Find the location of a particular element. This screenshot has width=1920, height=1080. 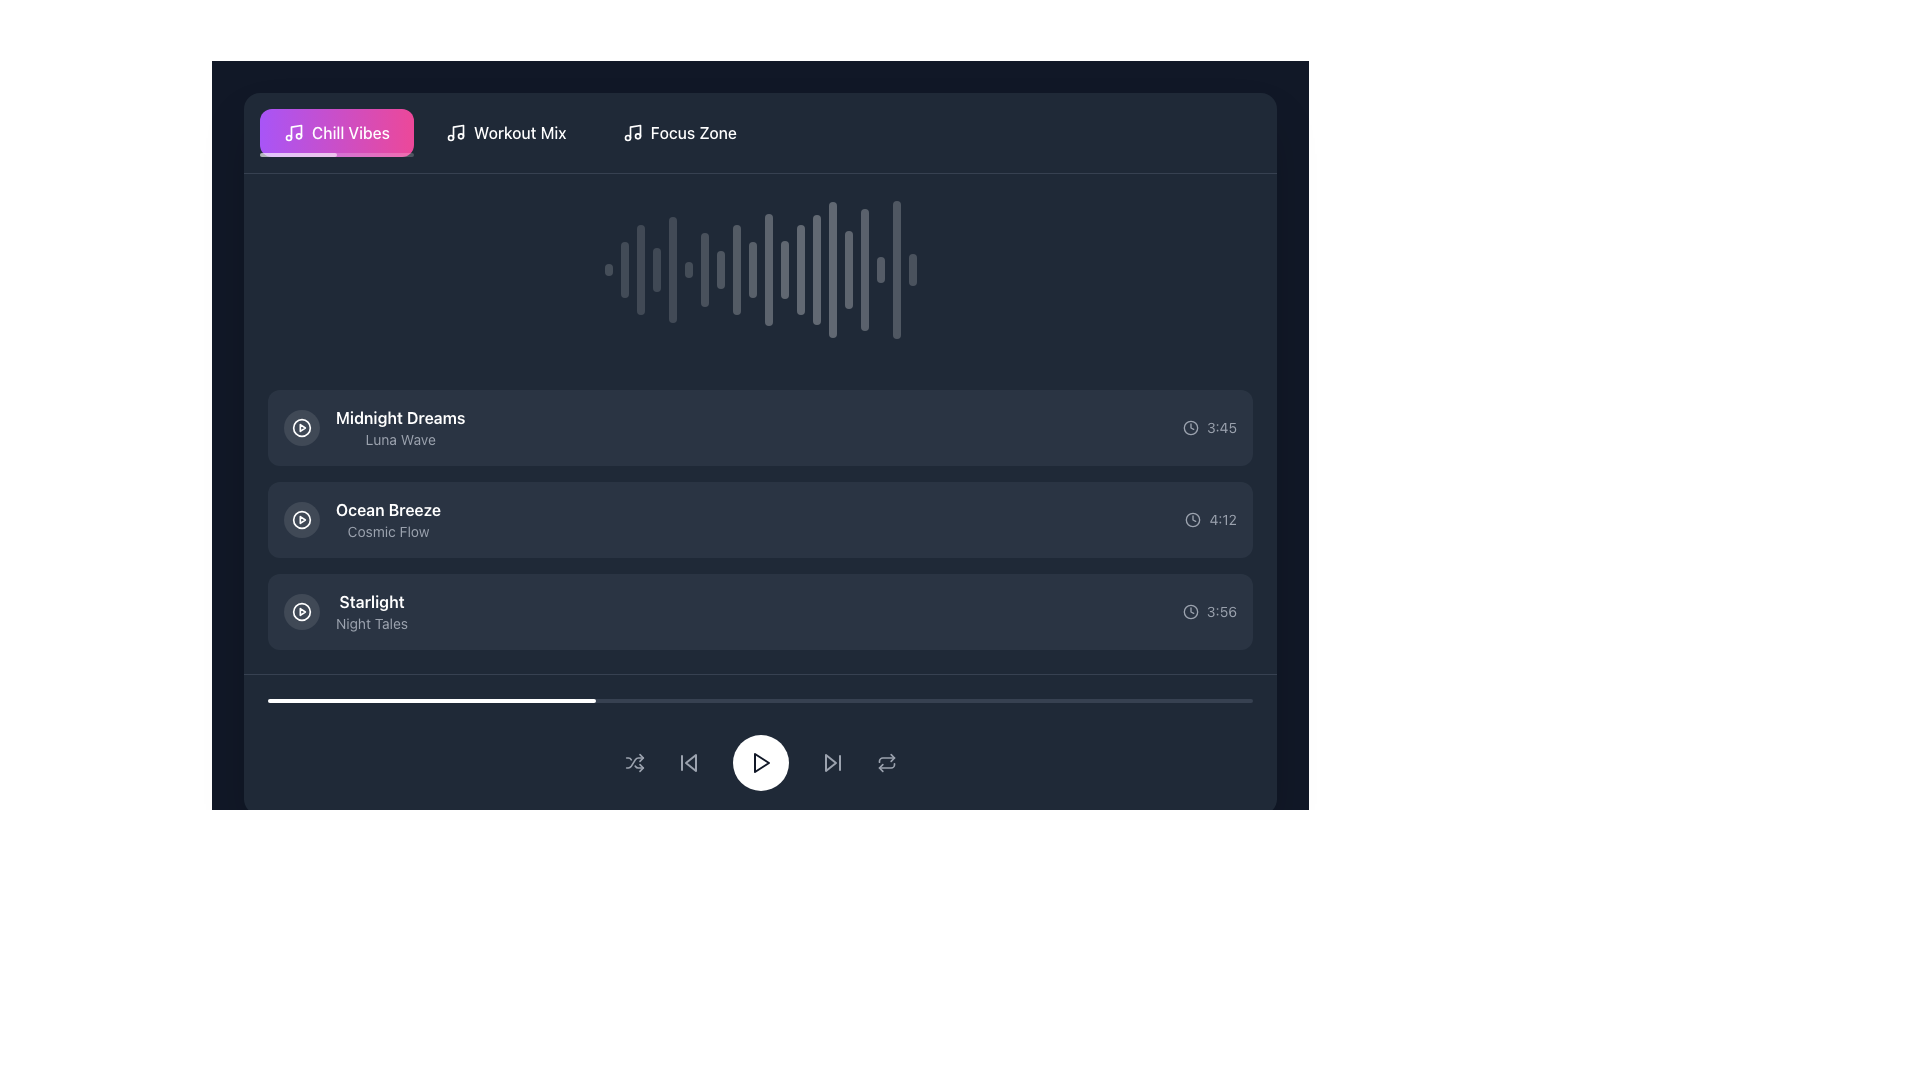

the first list item displaying the song or item label is located at coordinates (374, 427).